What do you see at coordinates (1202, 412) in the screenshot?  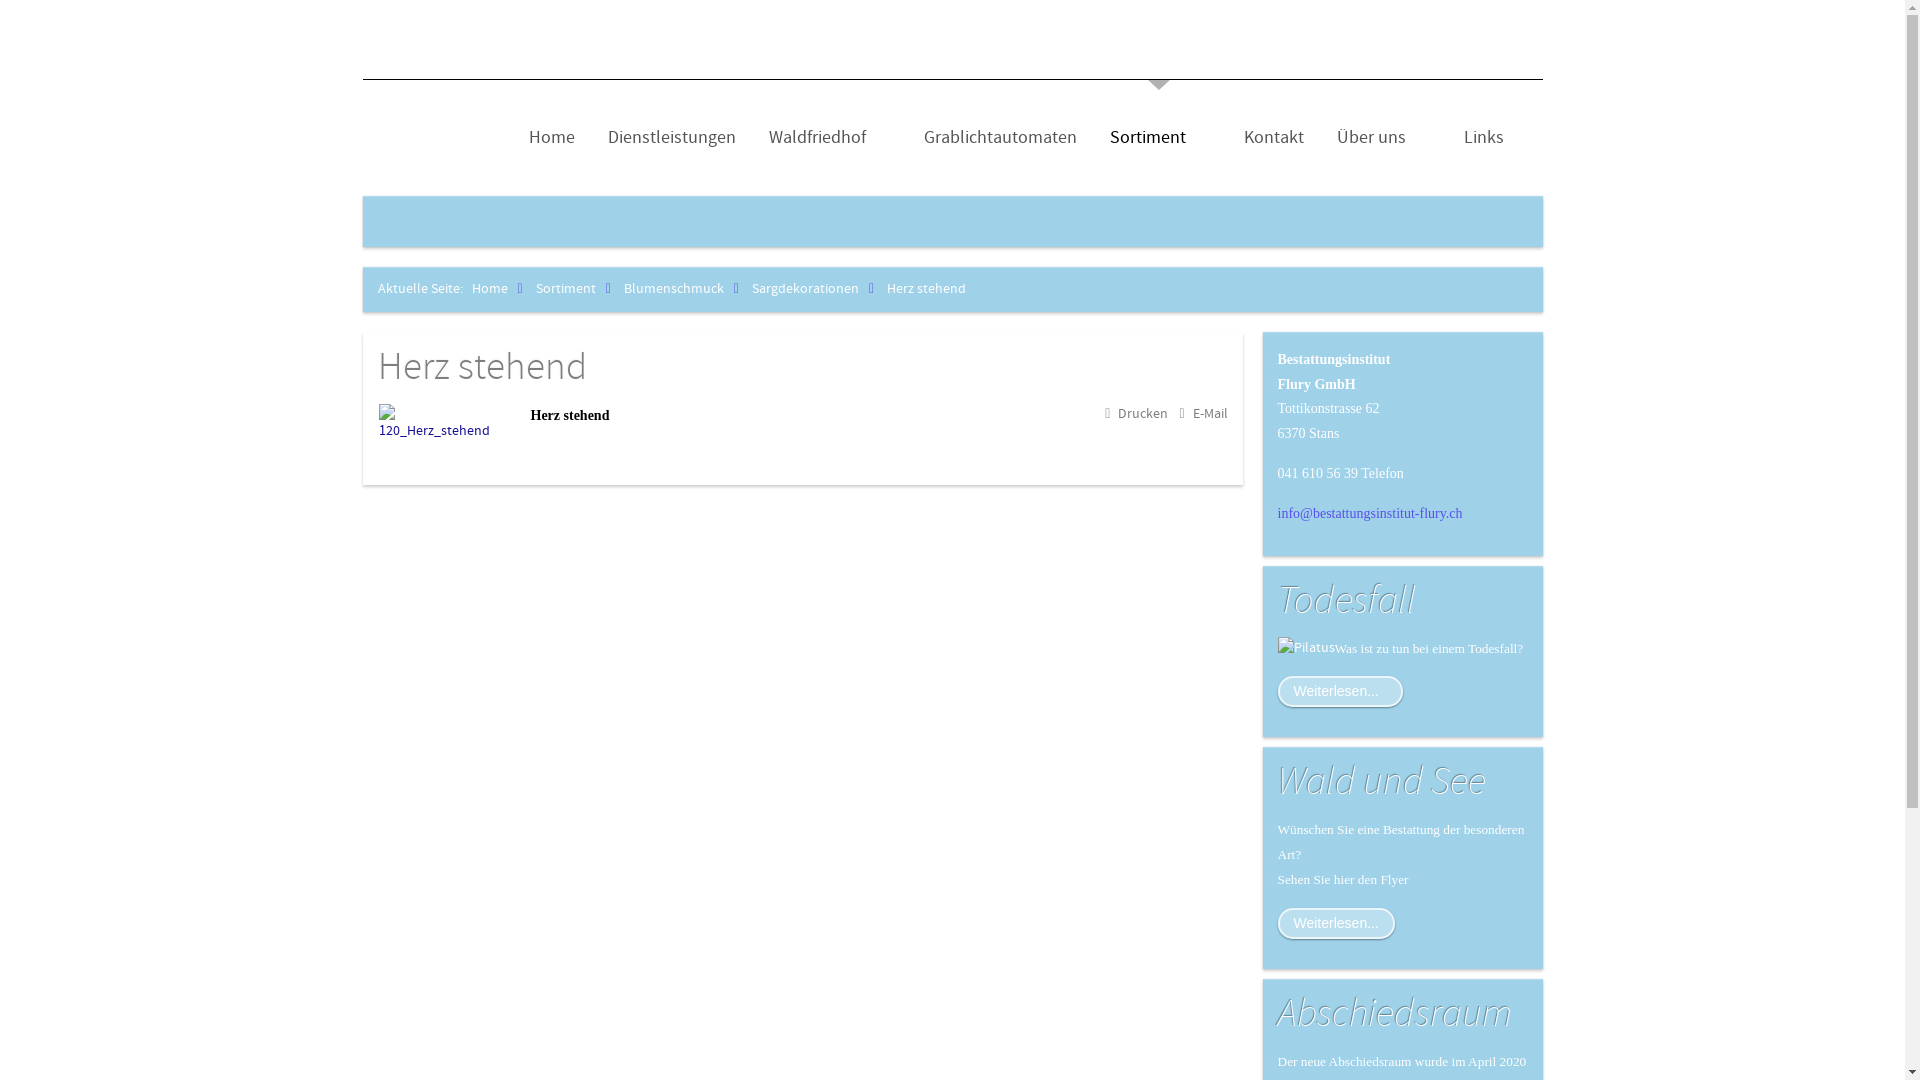 I see `'E-Mail'` at bounding box center [1202, 412].